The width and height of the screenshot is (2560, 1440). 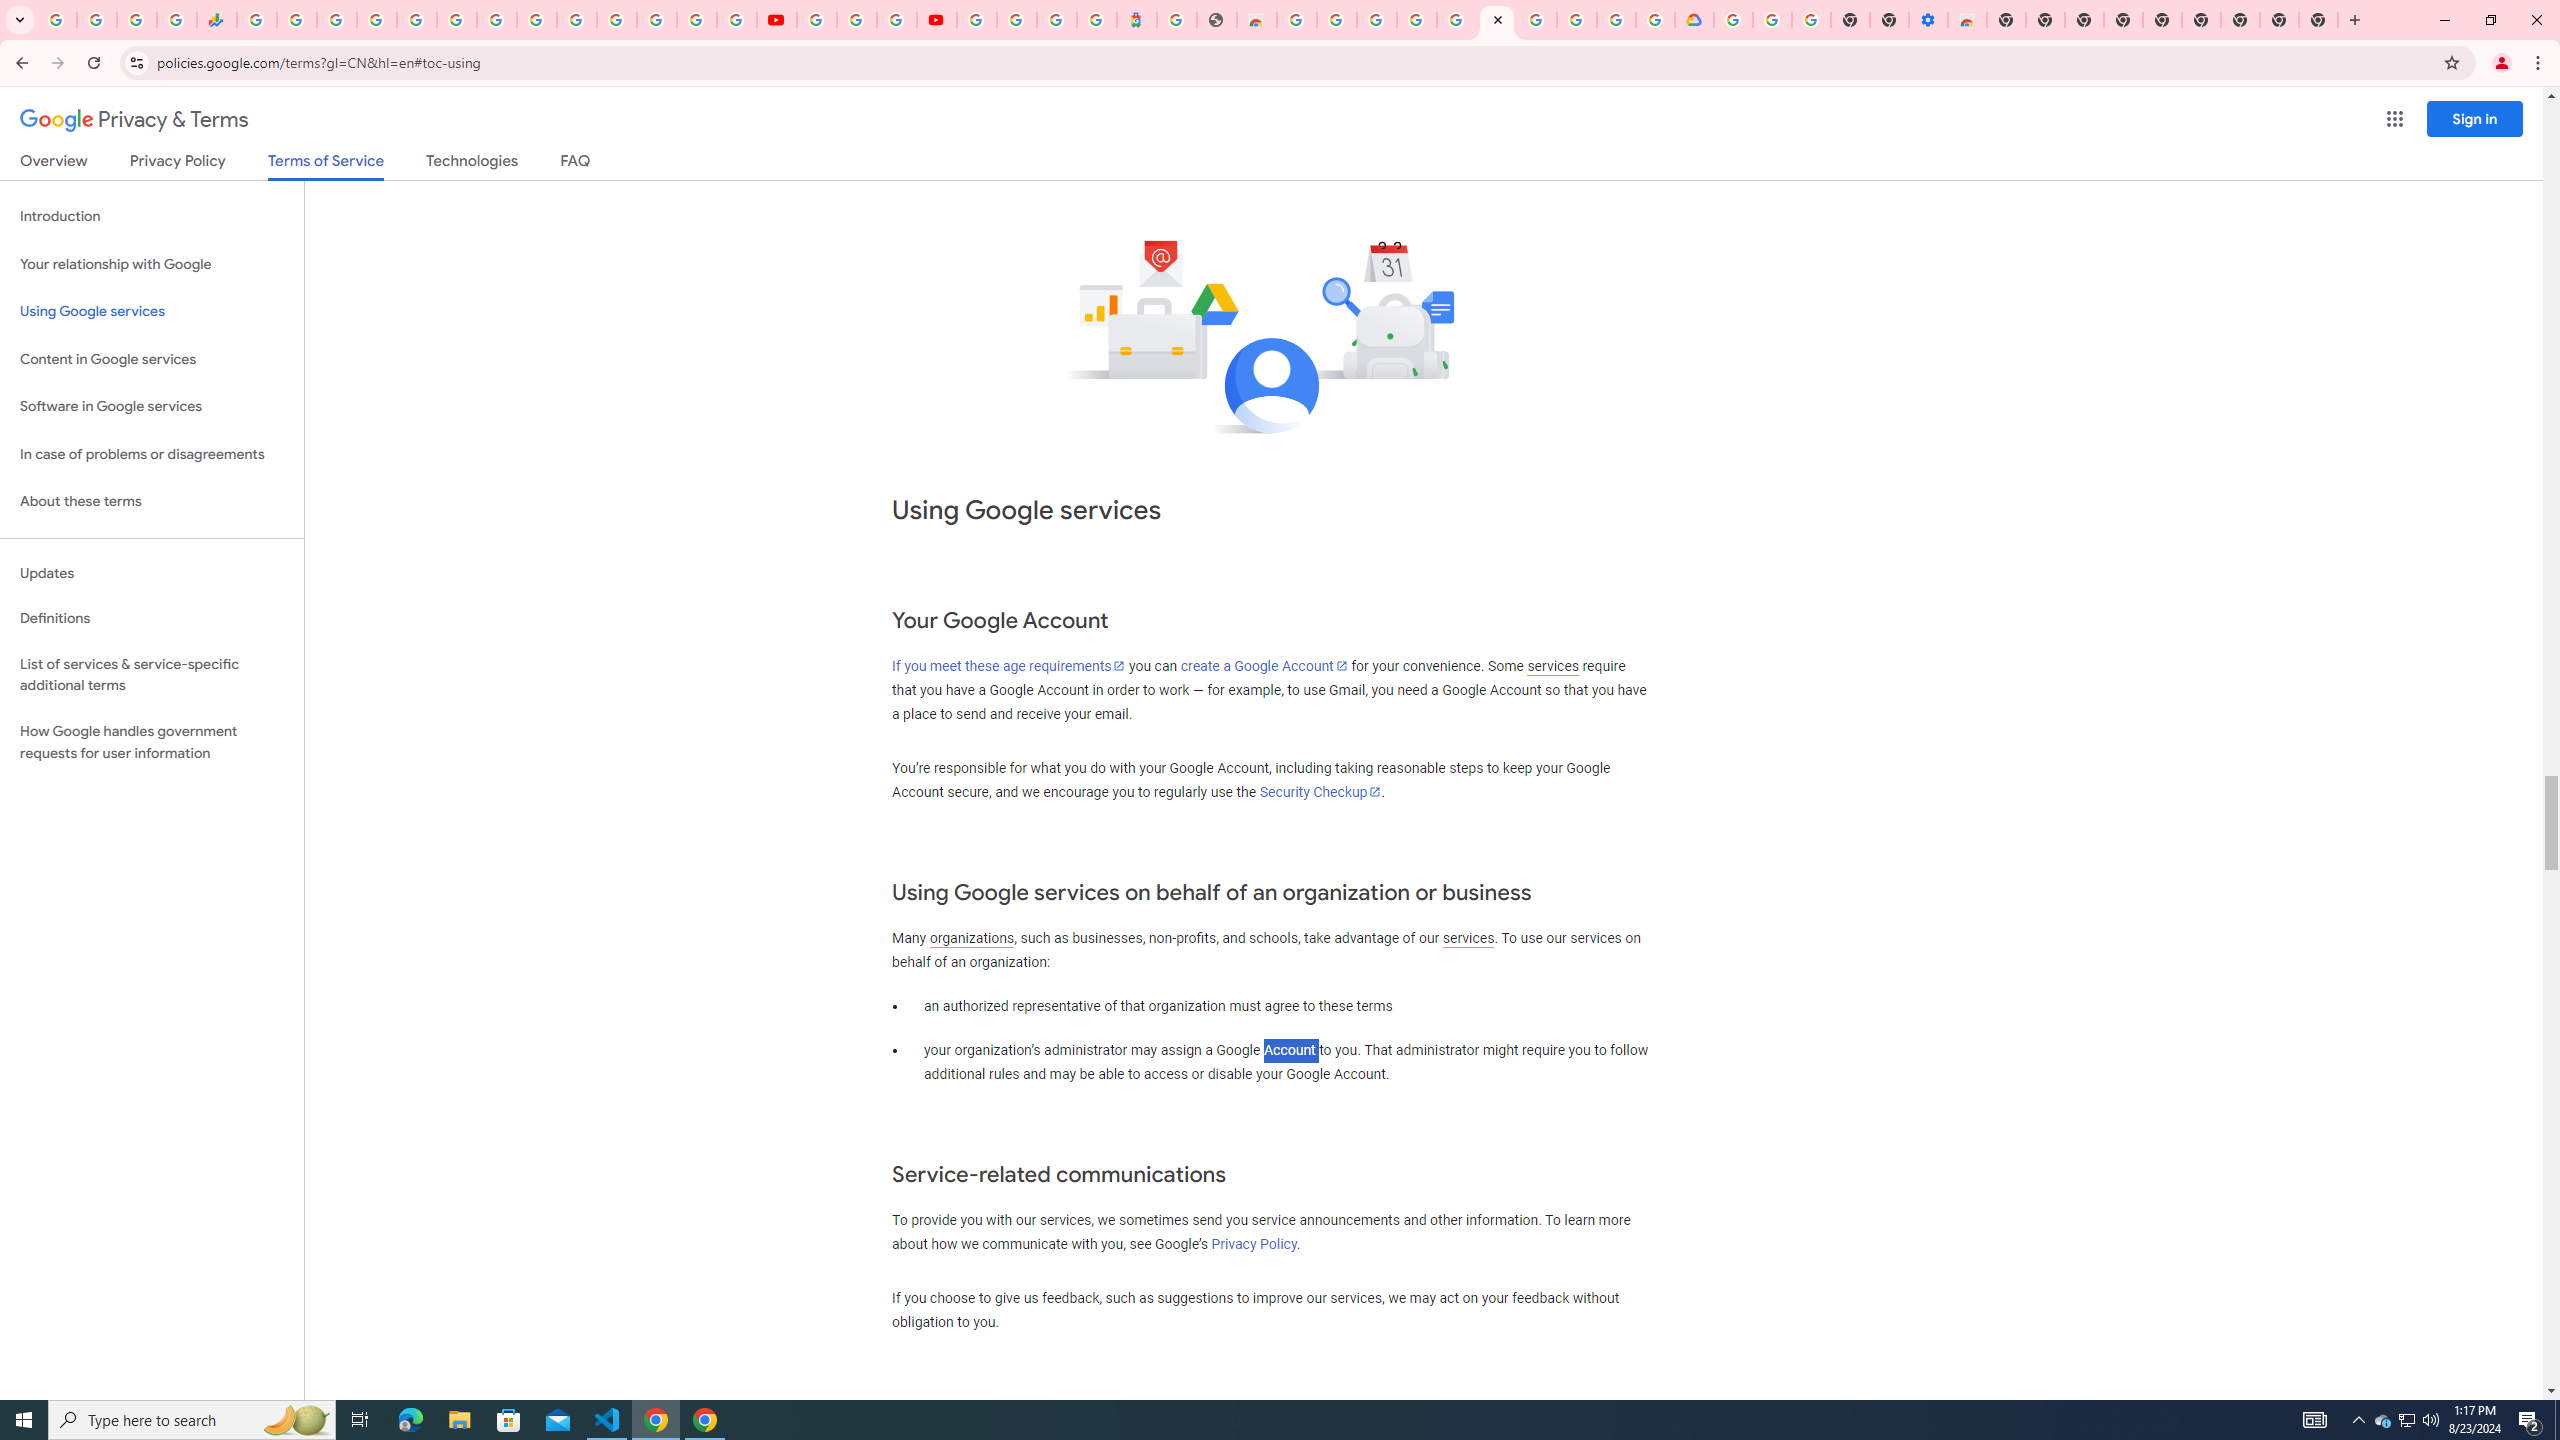 What do you see at coordinates (1966, 19) in the screenshot?
I see `'Chrome Web Store - Accessibility extensions'` at bounding box center [1966, 19].